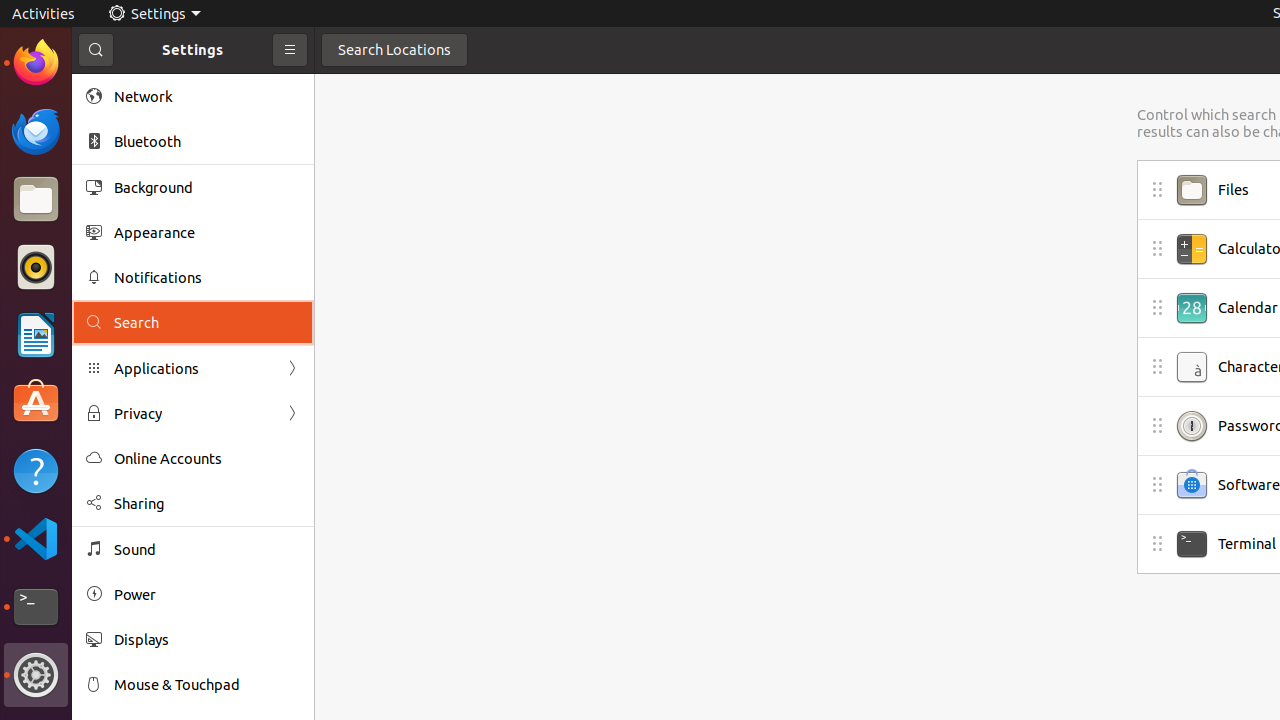 The width and height of the screenshot is (1280, 720). Describe the element at coordinates (206, 458) in the screenshot. I see `'Online Accounts'` at that location.